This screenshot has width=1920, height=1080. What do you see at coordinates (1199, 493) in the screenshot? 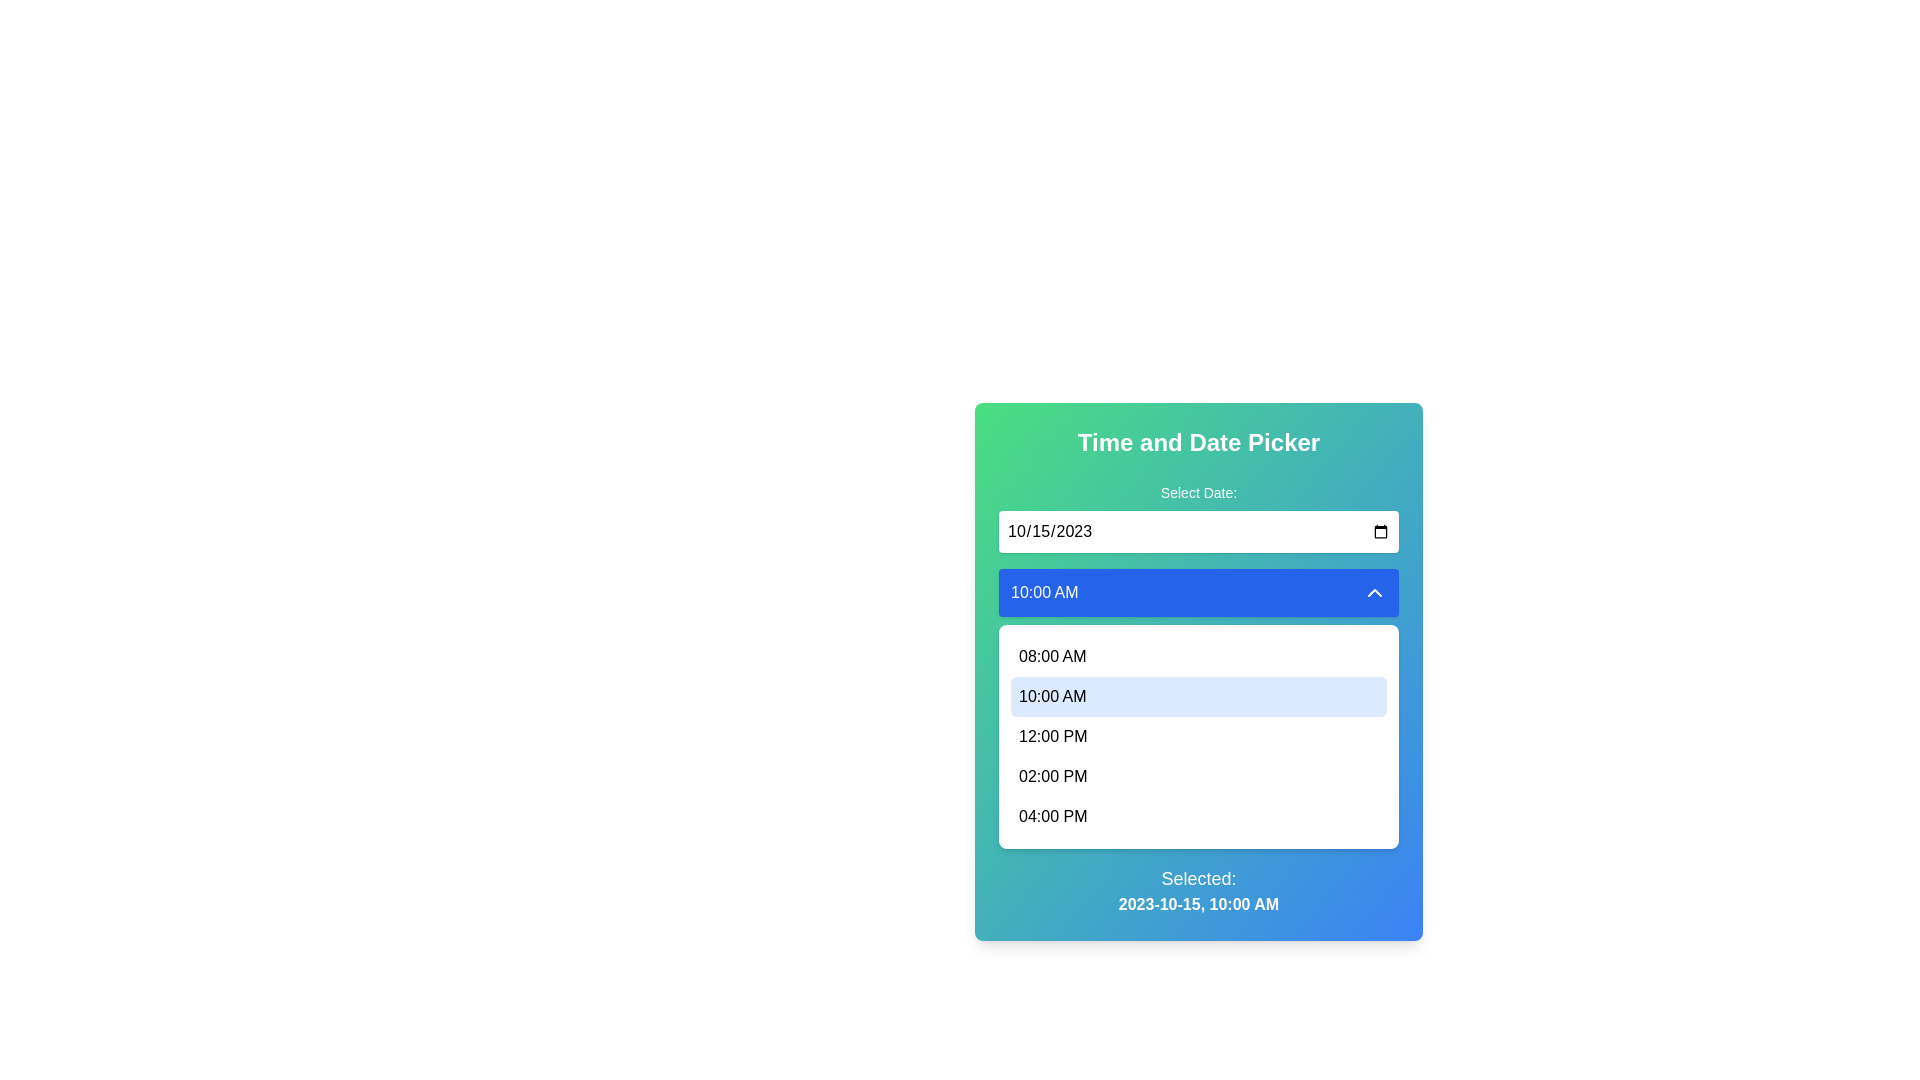
I see `label that provides context for the date input field located at the top section of the interface, positioned directly above the date input field` at bounding box center [1199, 493].